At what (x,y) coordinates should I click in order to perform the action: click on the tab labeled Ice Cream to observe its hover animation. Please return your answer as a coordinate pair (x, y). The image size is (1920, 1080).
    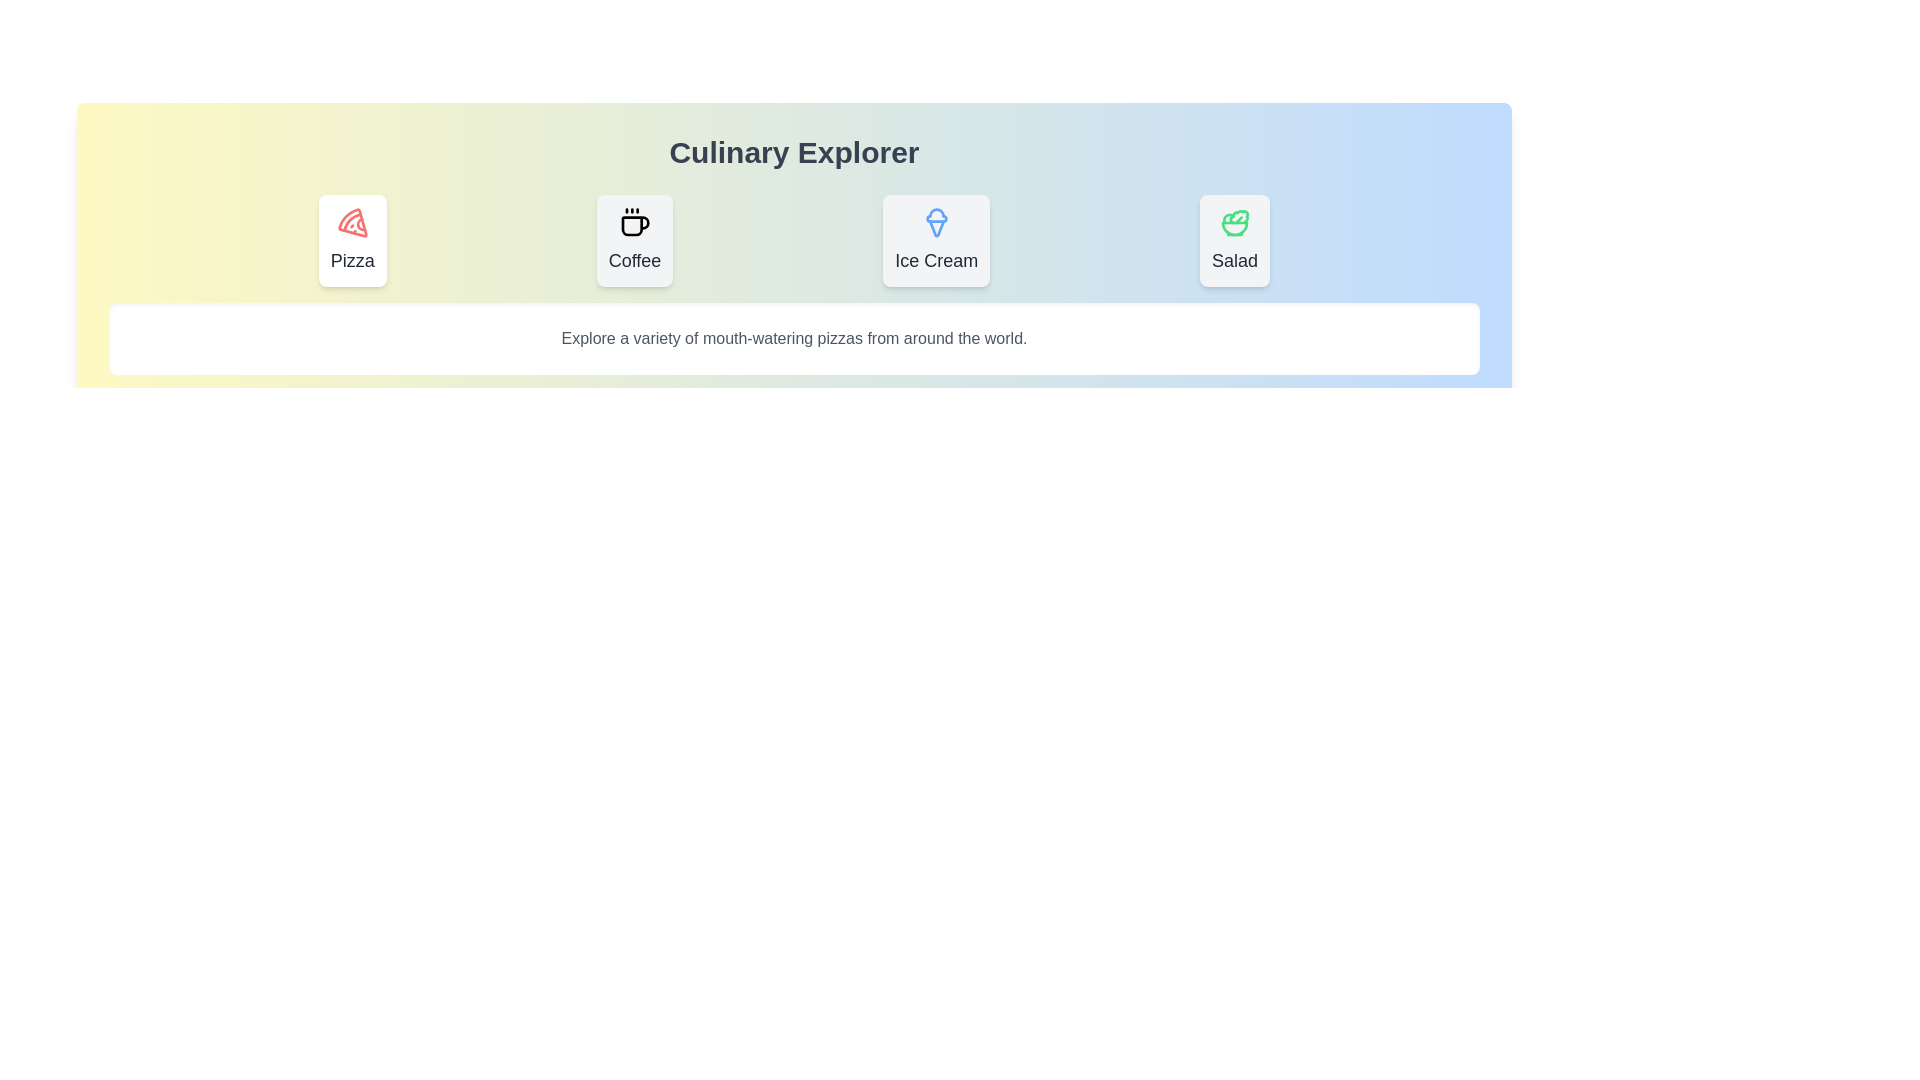
    Looking at the image, I should click on (935, 239).